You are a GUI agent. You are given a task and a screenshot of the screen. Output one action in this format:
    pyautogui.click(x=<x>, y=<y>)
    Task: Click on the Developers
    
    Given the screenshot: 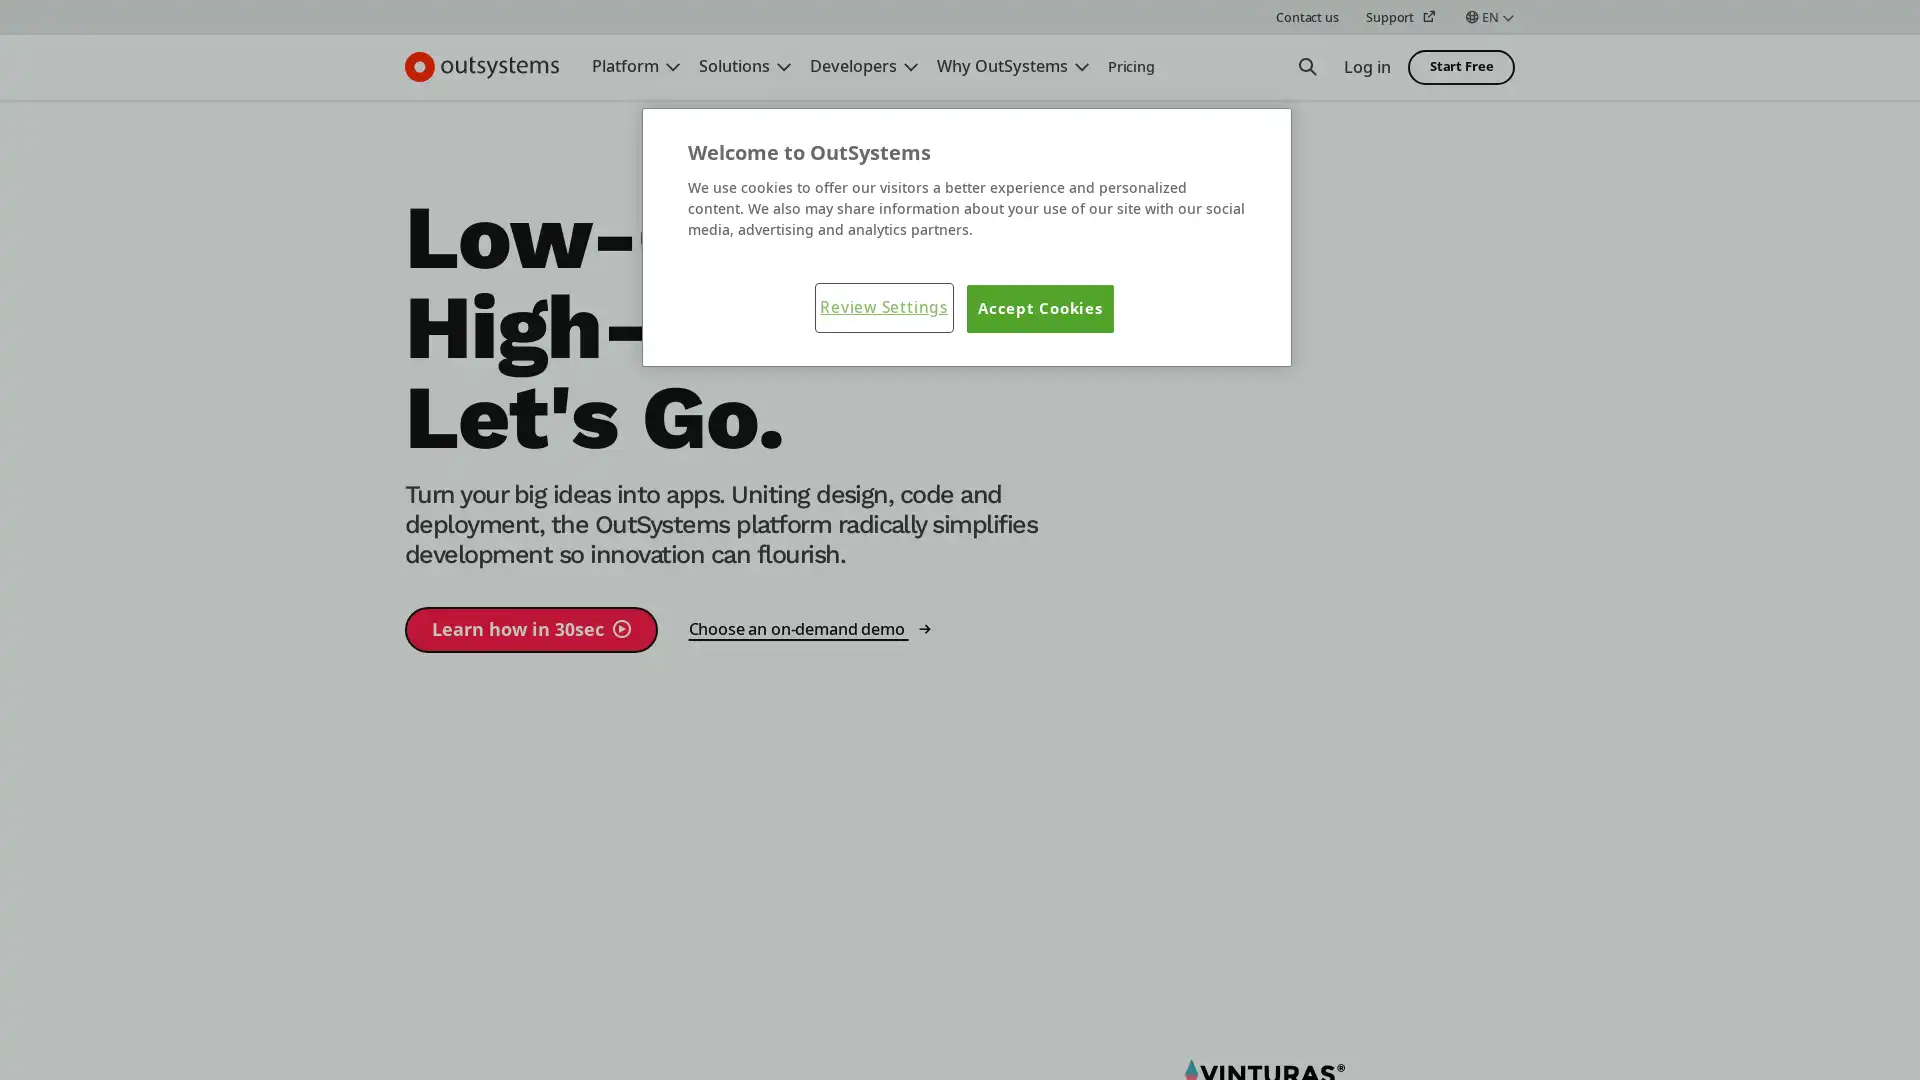 What is the action you would take?
    pyautogui.click(x=864, y=65)
    